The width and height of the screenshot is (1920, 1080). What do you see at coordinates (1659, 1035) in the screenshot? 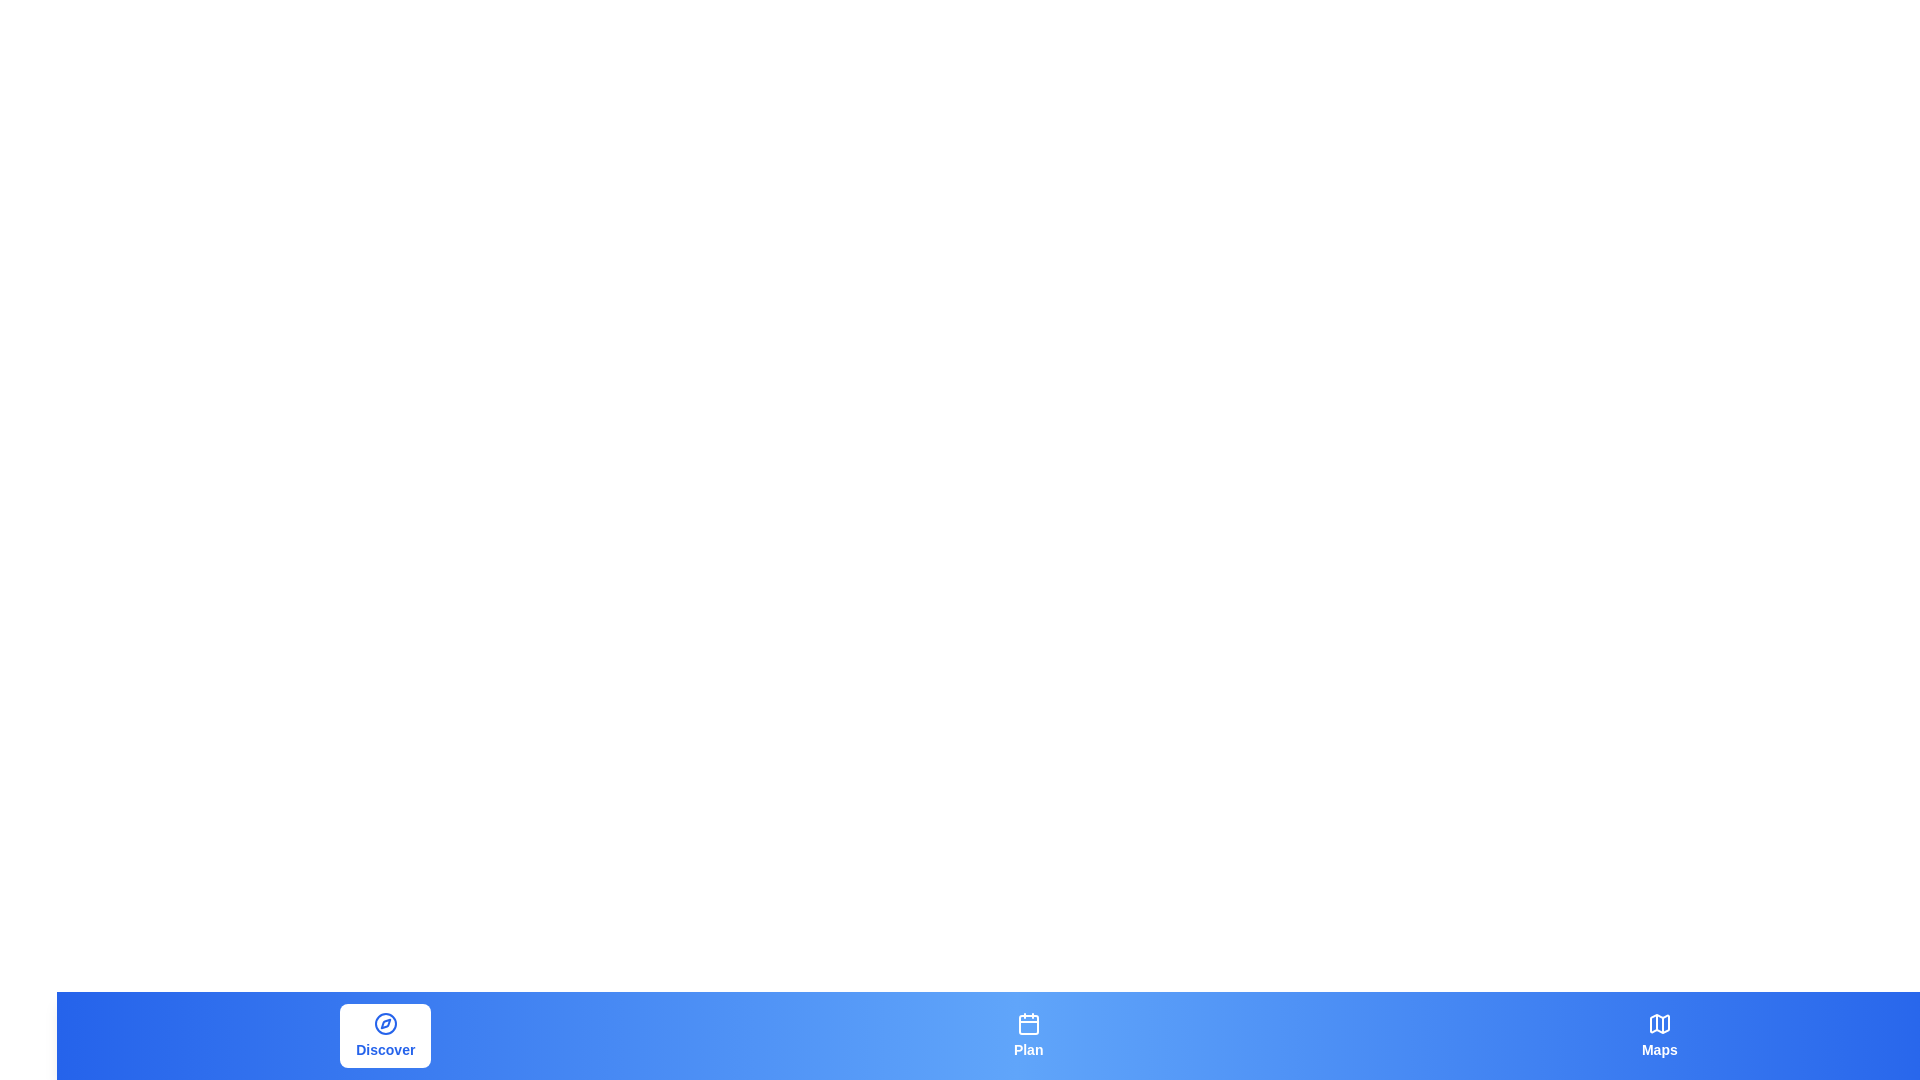
I see `the Maps tab to observe its hover effect` at bounding box center [1659, 1035].